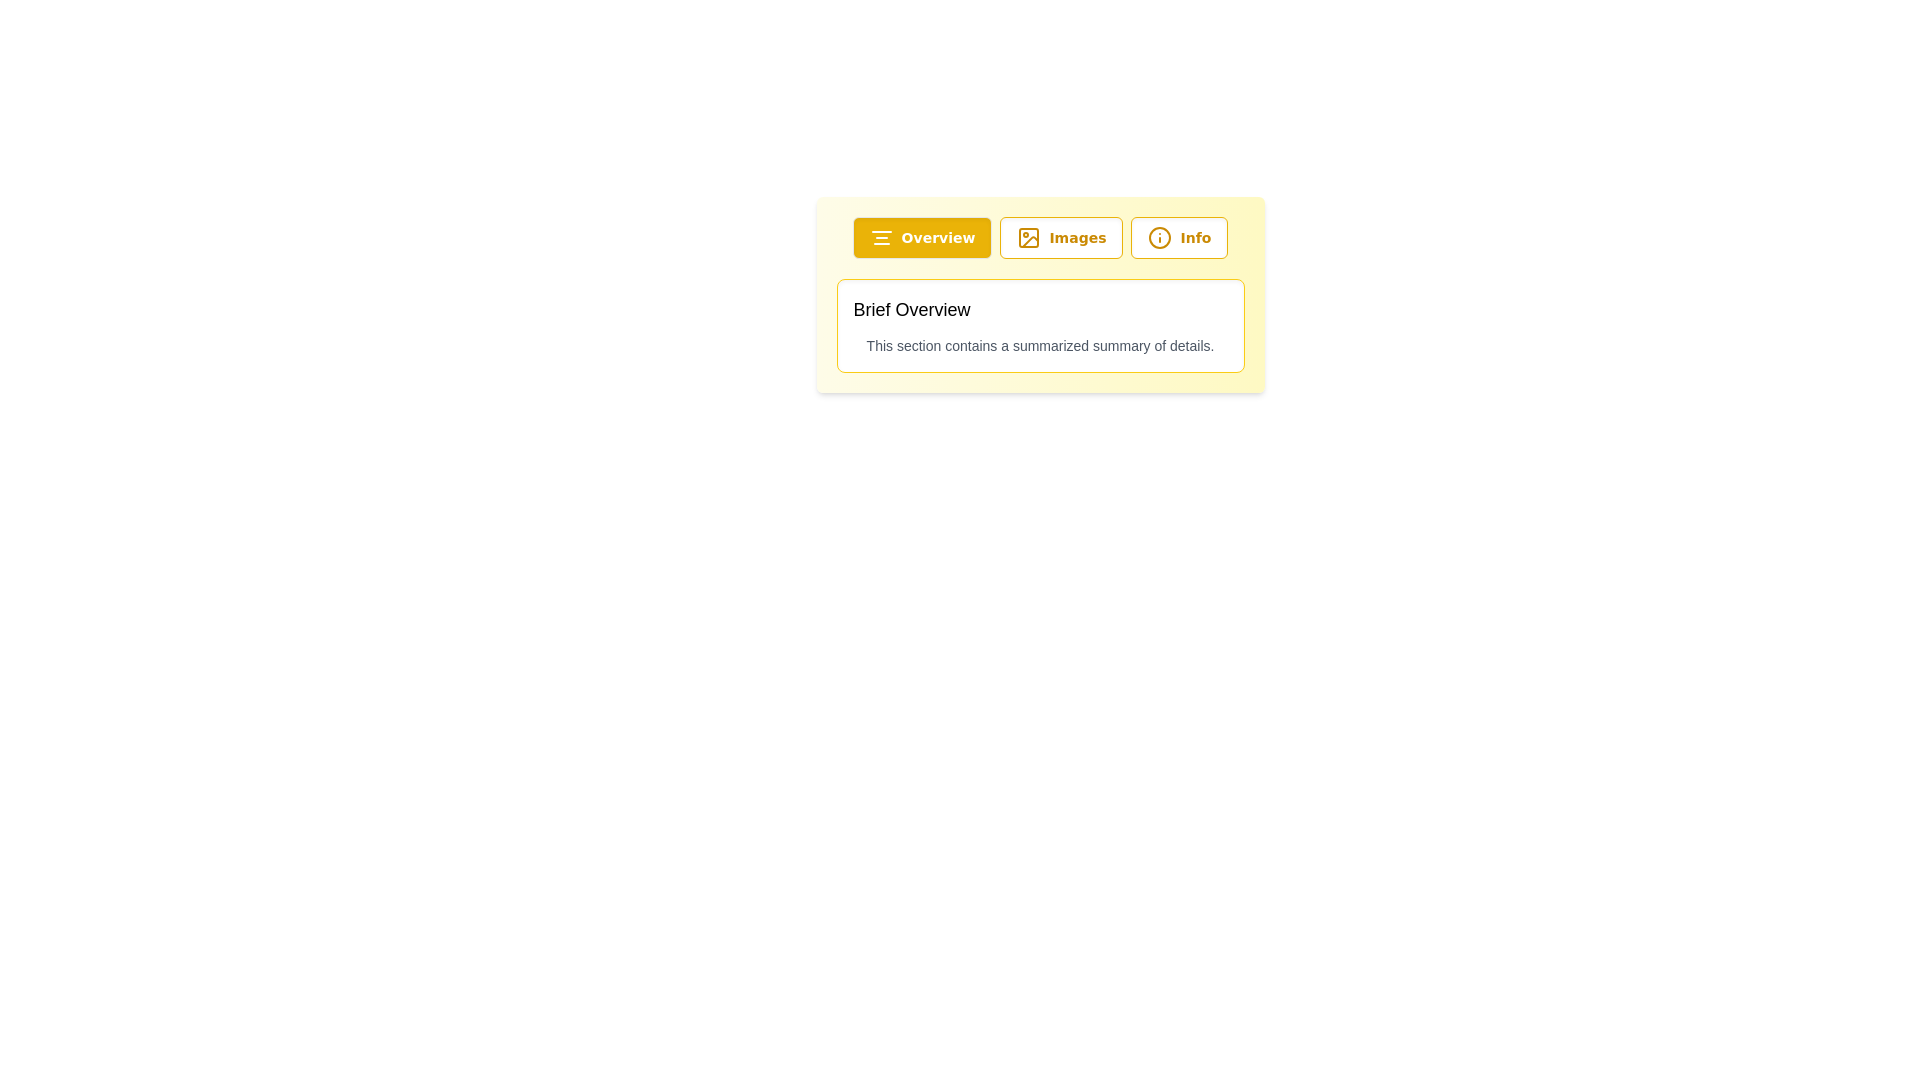  Describe the element at coordinates (1029, 237) in the screenshot. I see `the image icon located at the center of the 'Images' button in the menu to trigger visual effects` at that location.